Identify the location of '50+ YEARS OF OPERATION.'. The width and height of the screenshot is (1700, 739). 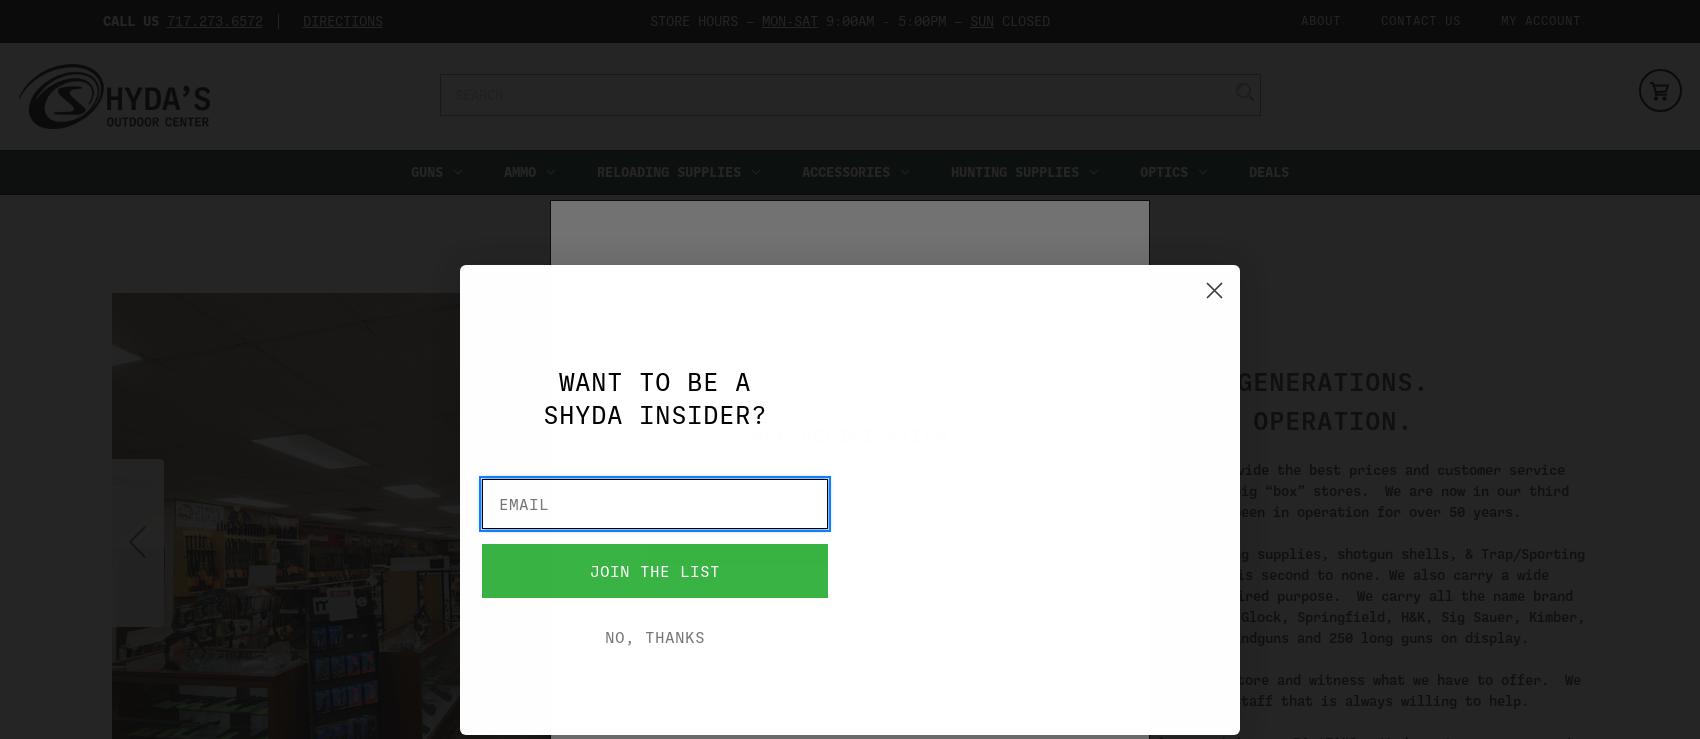
(1227, 418).